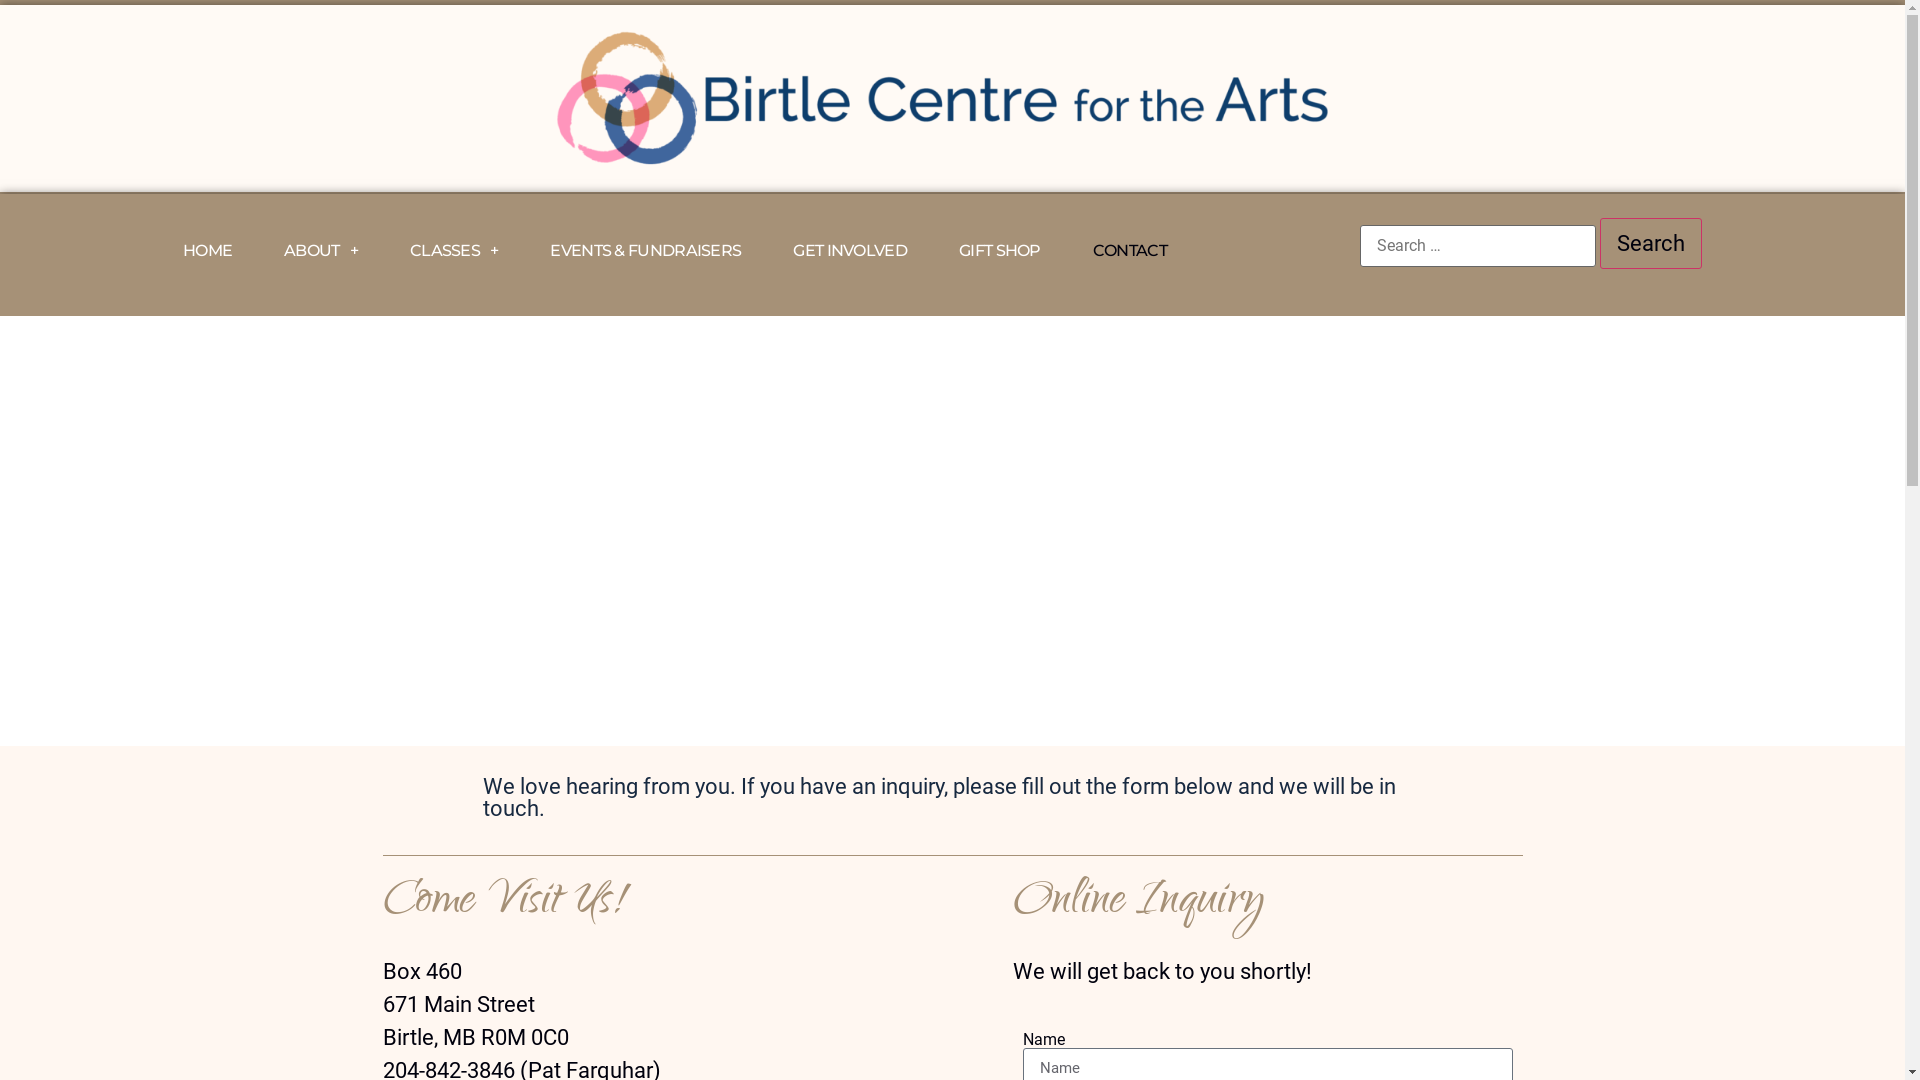 The height and width of the screenshot is (1080, 1920). I want to click on 'GIFT SHOP', so click(999, 249).